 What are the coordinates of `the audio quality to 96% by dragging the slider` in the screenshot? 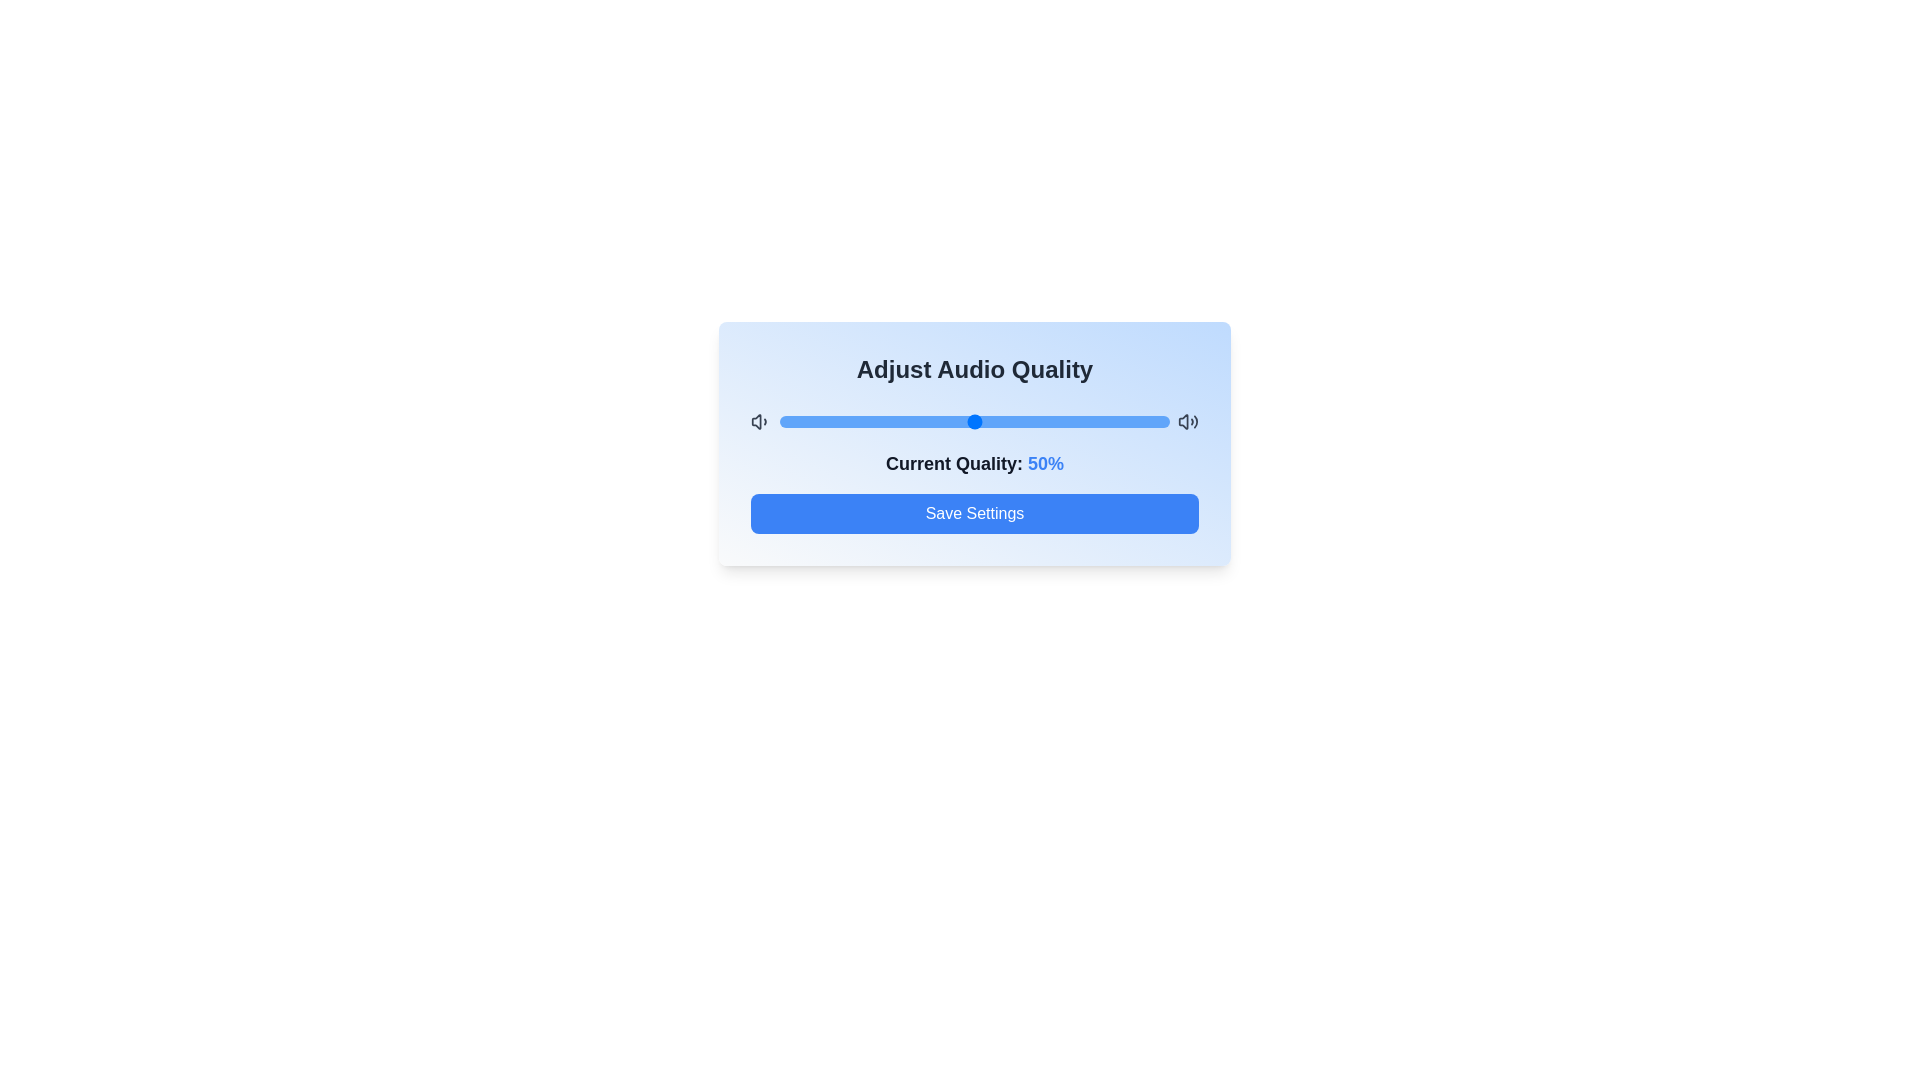 It's located at (1154, 420).